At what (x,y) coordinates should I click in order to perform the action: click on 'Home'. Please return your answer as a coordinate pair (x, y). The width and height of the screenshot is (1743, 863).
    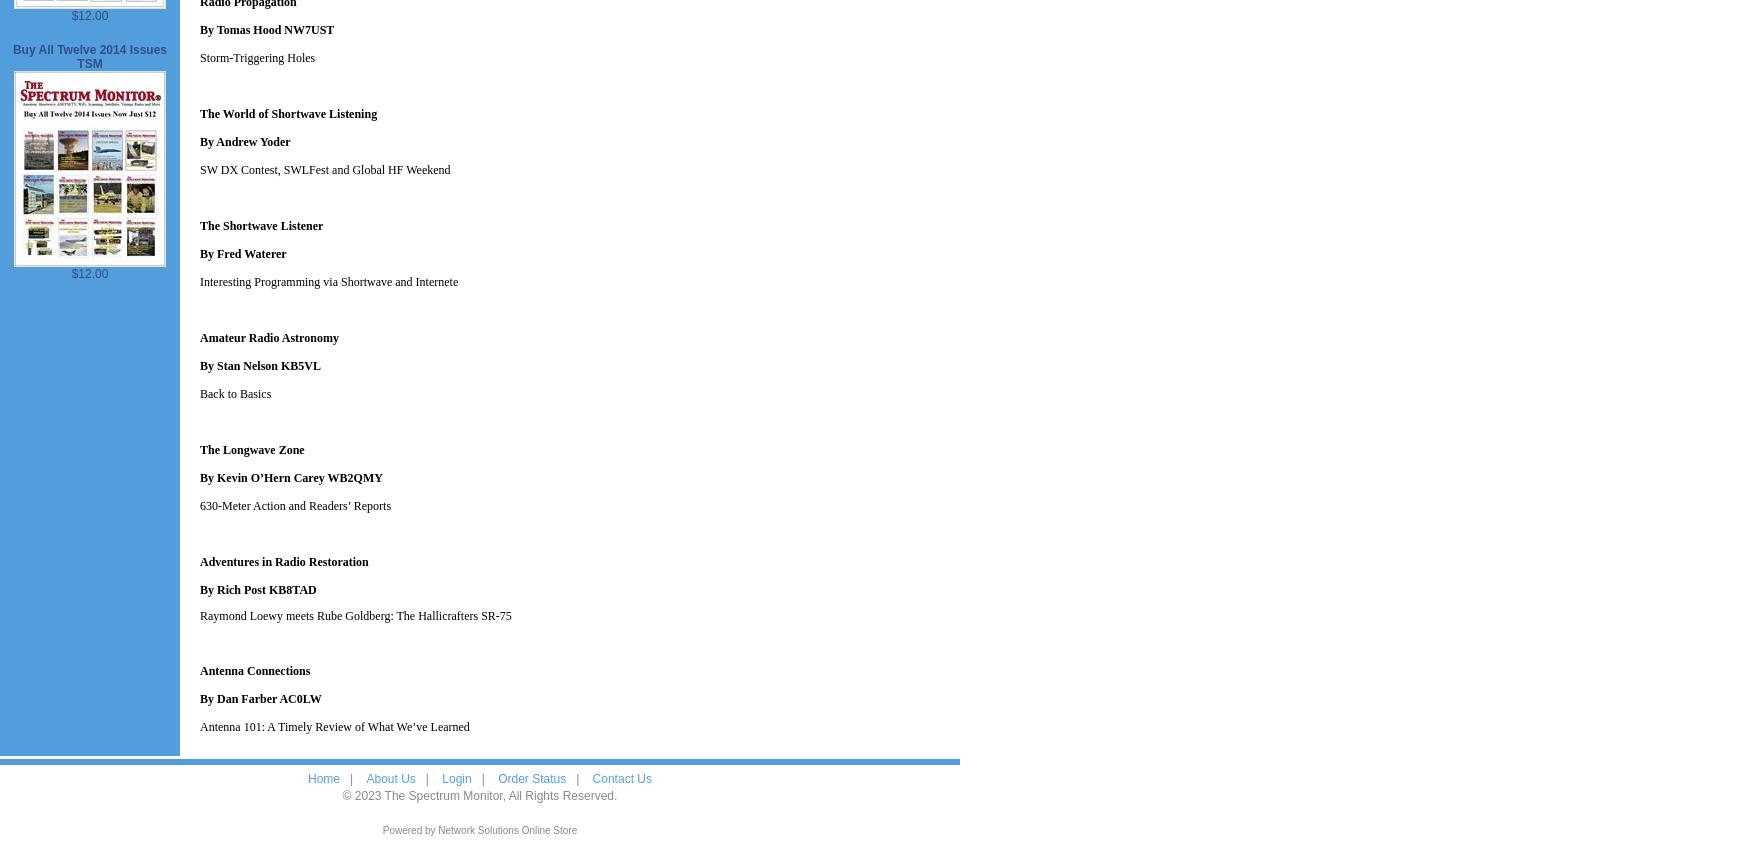
    Looking at the image, I should click on (323, 778).